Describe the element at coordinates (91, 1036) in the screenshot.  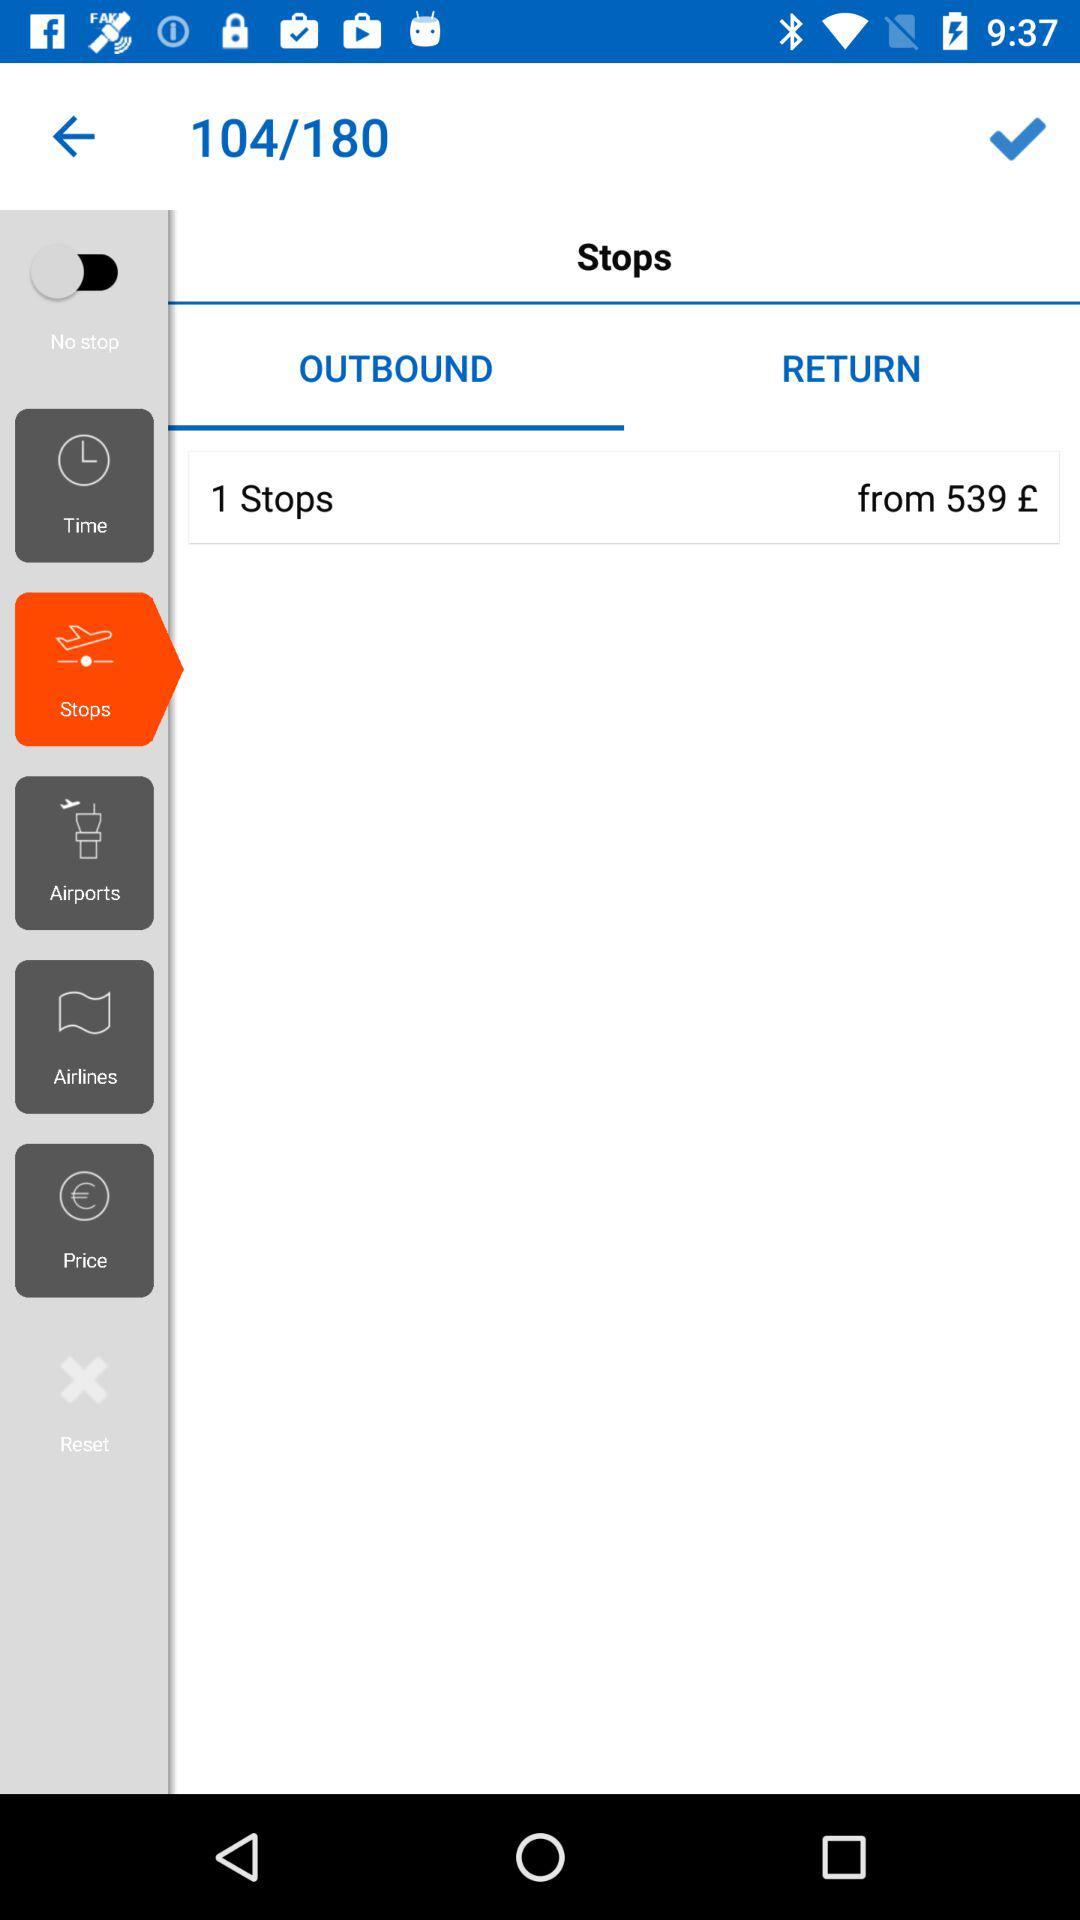
I see `the item above the price item` at that location.